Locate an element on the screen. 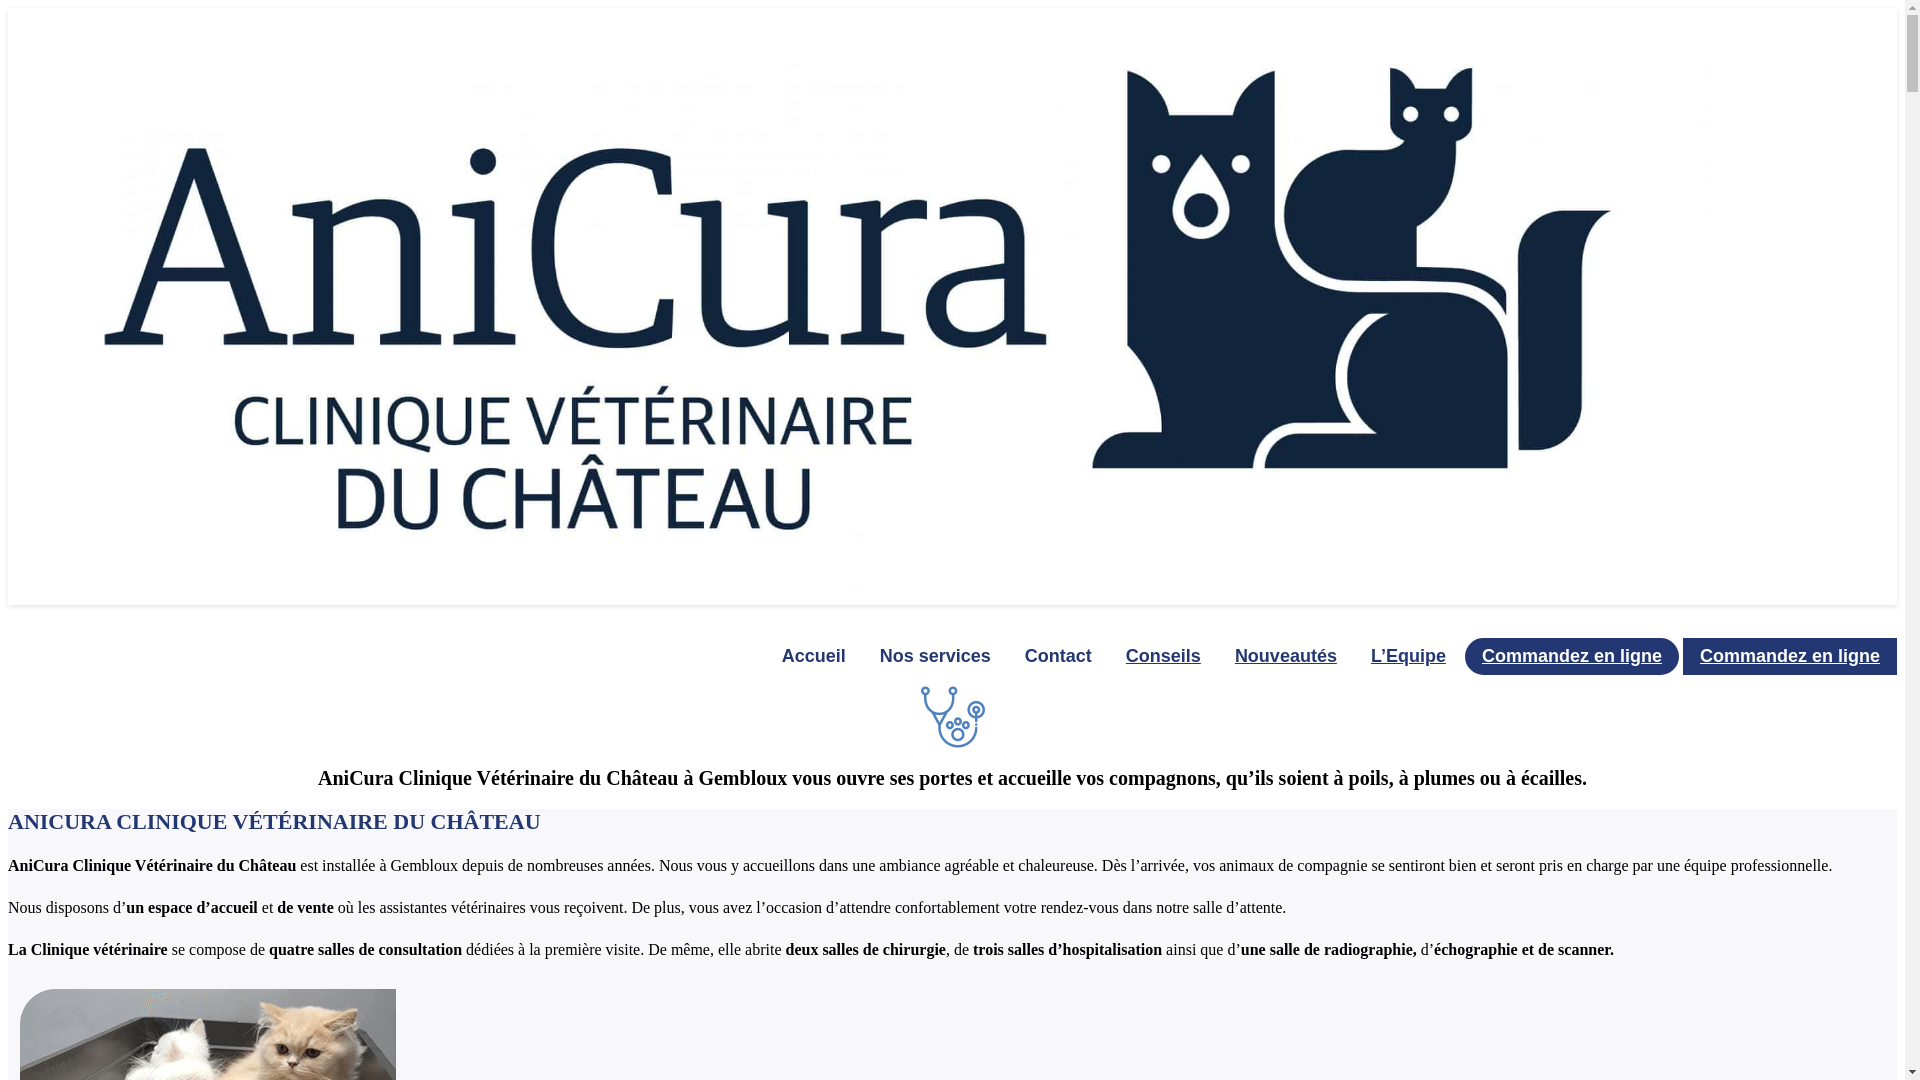 The height and width of the screenshot is (1080, 1920). 'Conseils' is located at coordinates (1163, 656).